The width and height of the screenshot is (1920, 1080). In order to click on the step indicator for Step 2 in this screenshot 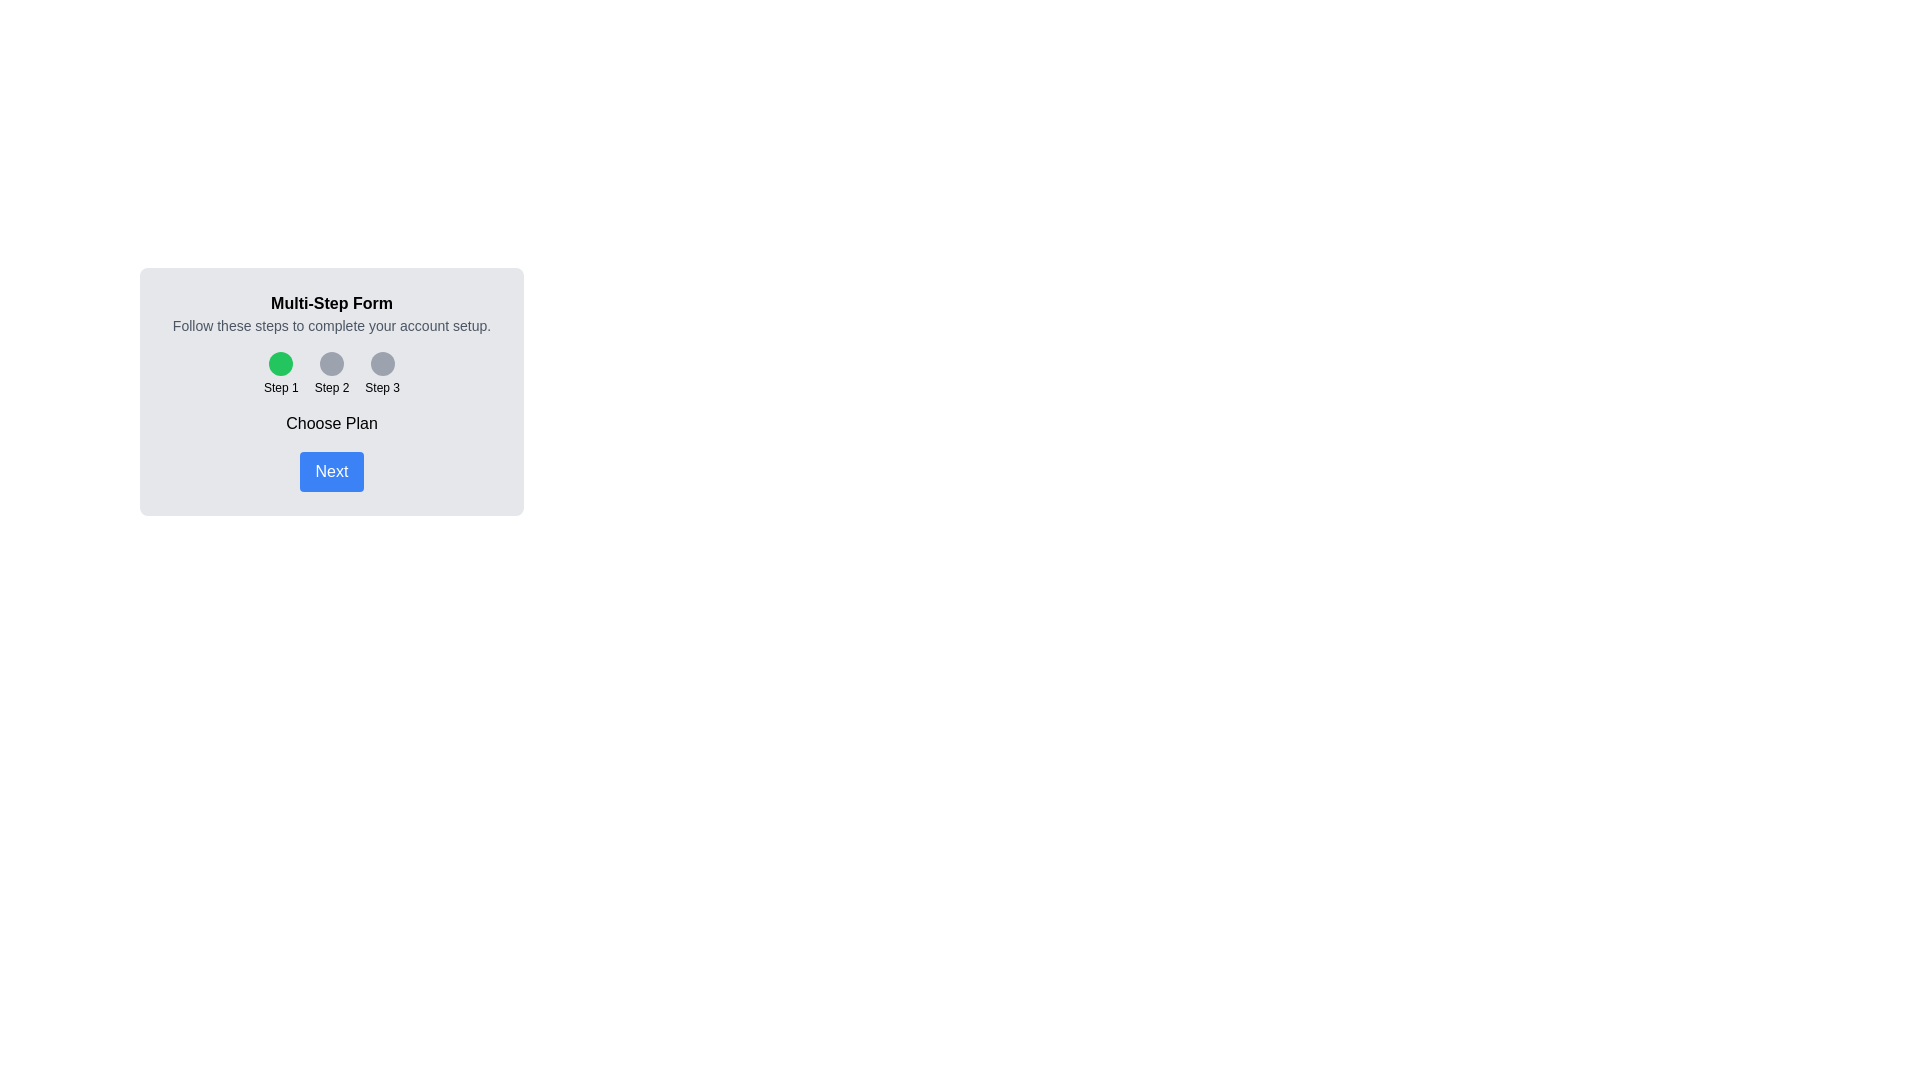, I will do `click(331, 363)`.